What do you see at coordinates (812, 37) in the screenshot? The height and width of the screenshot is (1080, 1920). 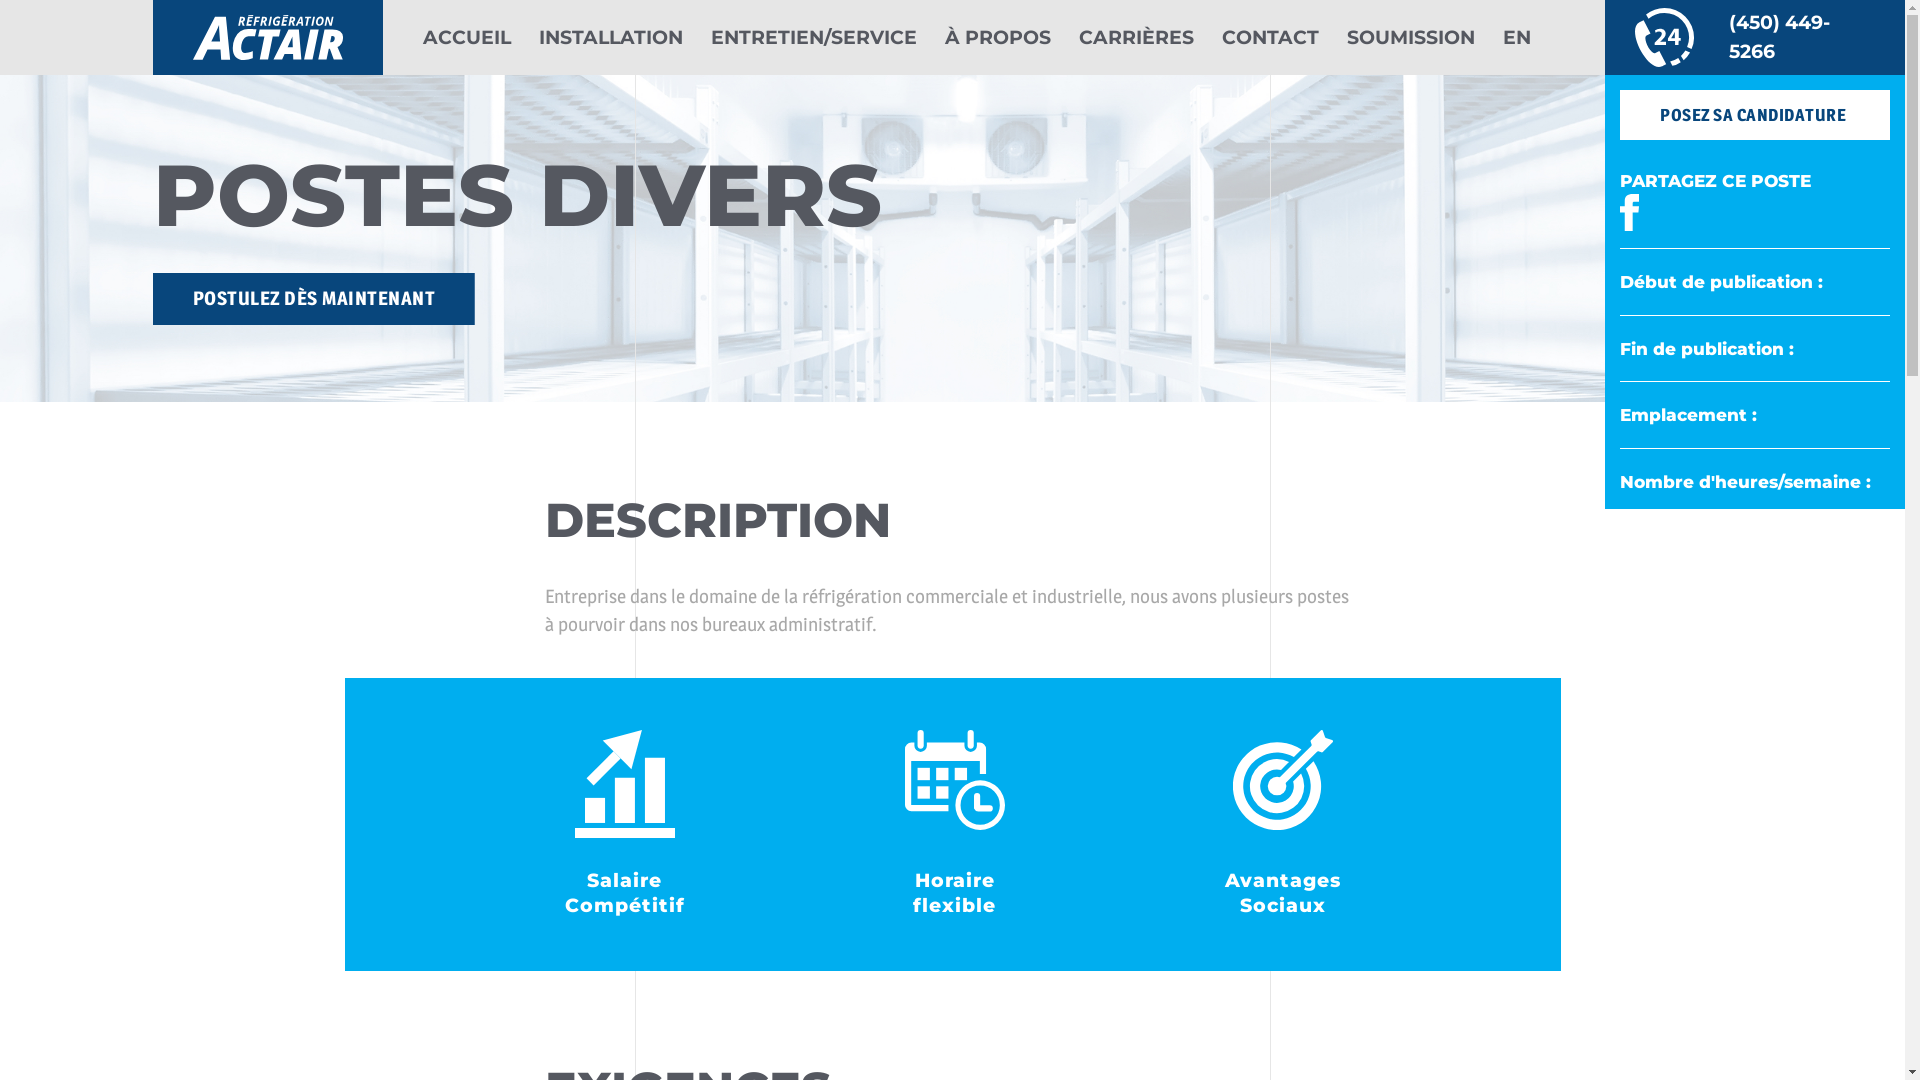 I see `'ENTRETIEN/SERVICE'` at bounding box center [812, 37].